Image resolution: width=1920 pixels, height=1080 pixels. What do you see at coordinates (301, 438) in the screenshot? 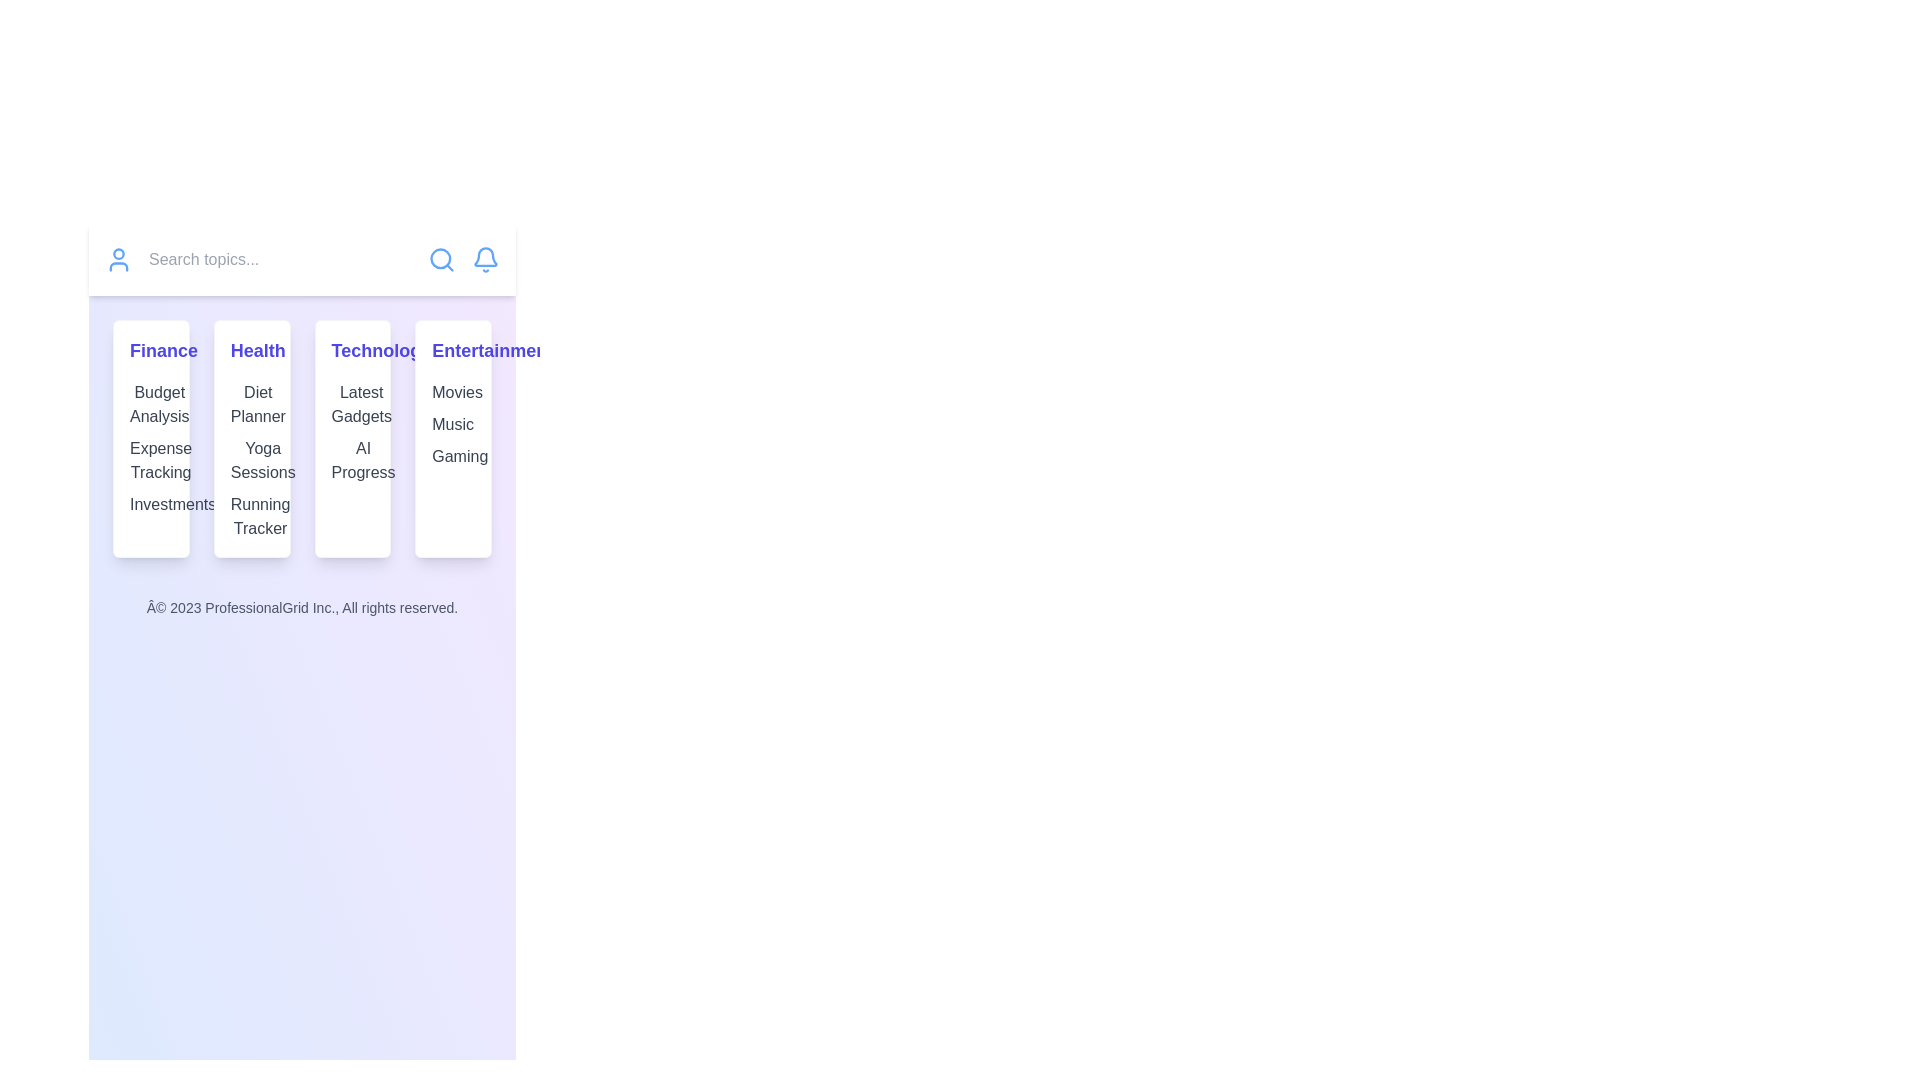
I see `a section card in the vertically arranged grid layout` at bounding box center [301, 438].